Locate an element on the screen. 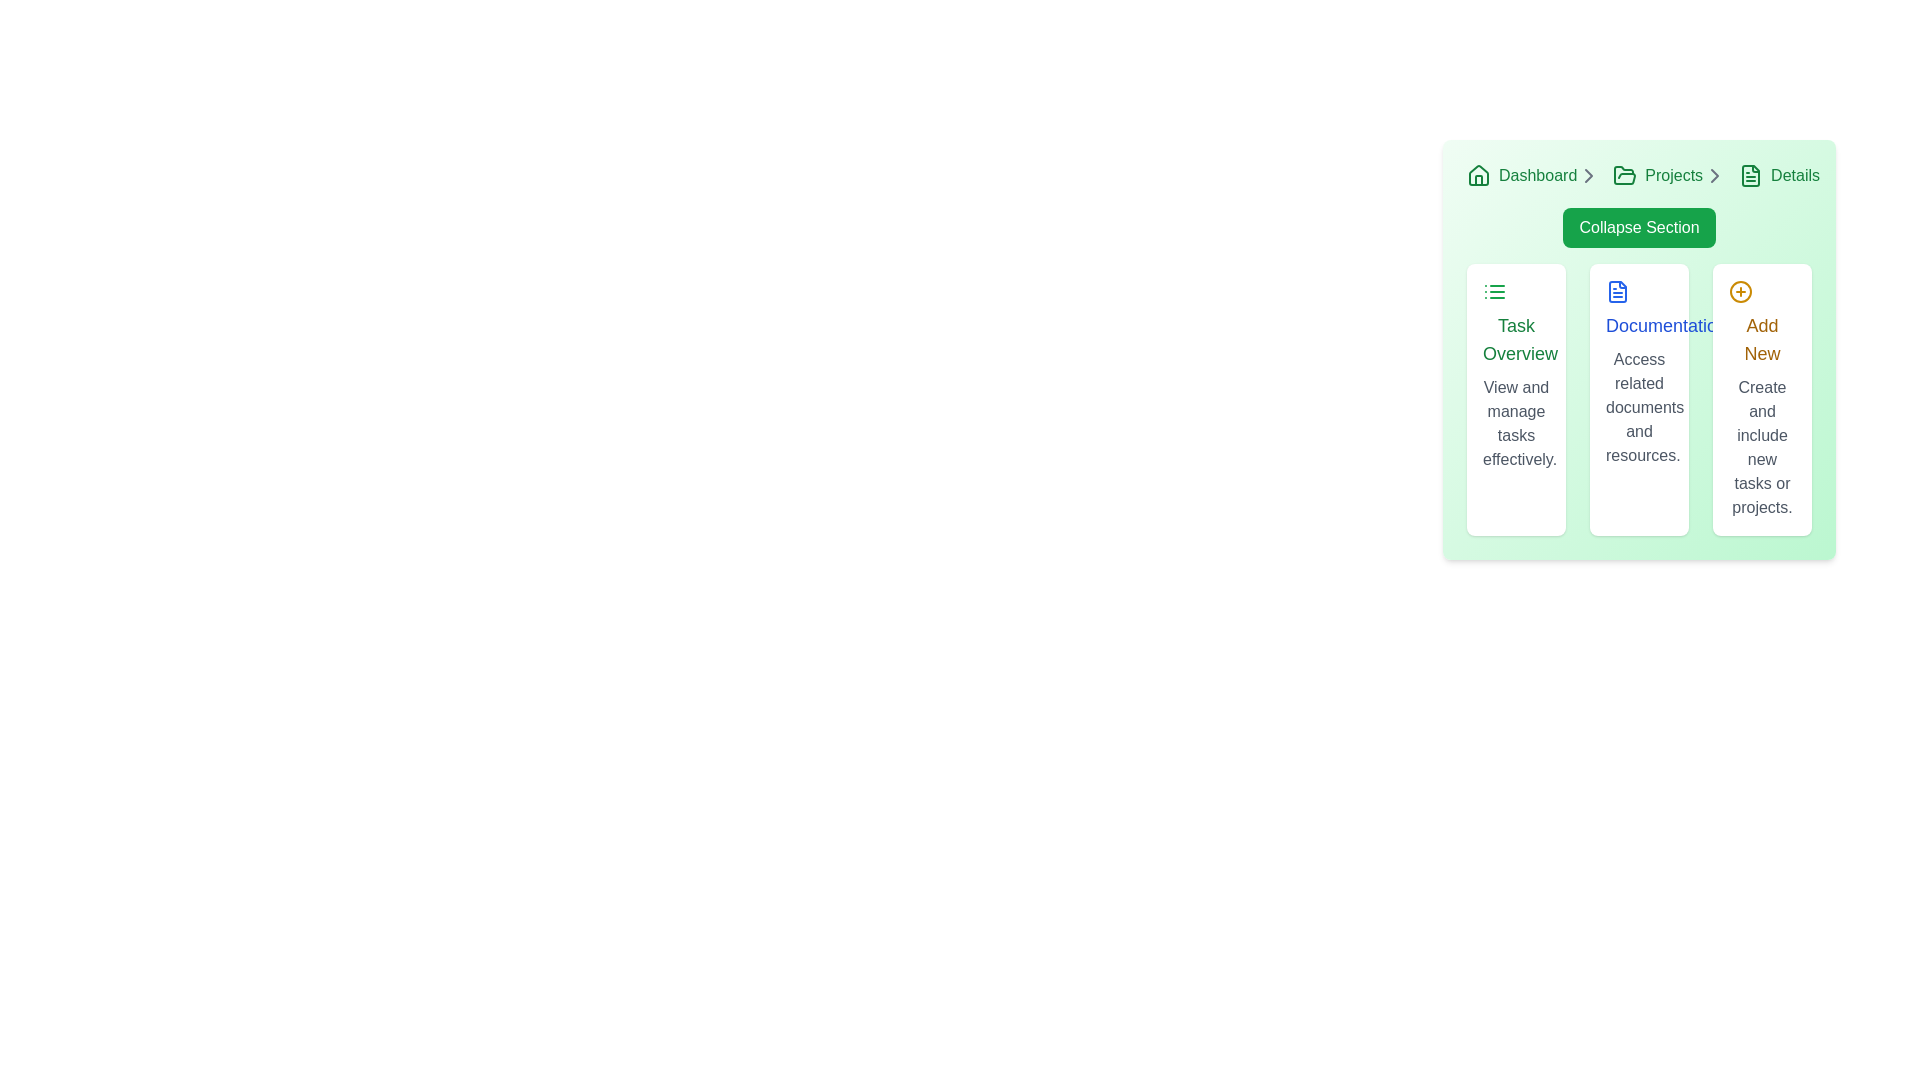  the 'Projects' icon in the breadcrumb navigation, which is positioned between the 'Dashboard' and 'Details' links is located at coordinates (1625, 175).